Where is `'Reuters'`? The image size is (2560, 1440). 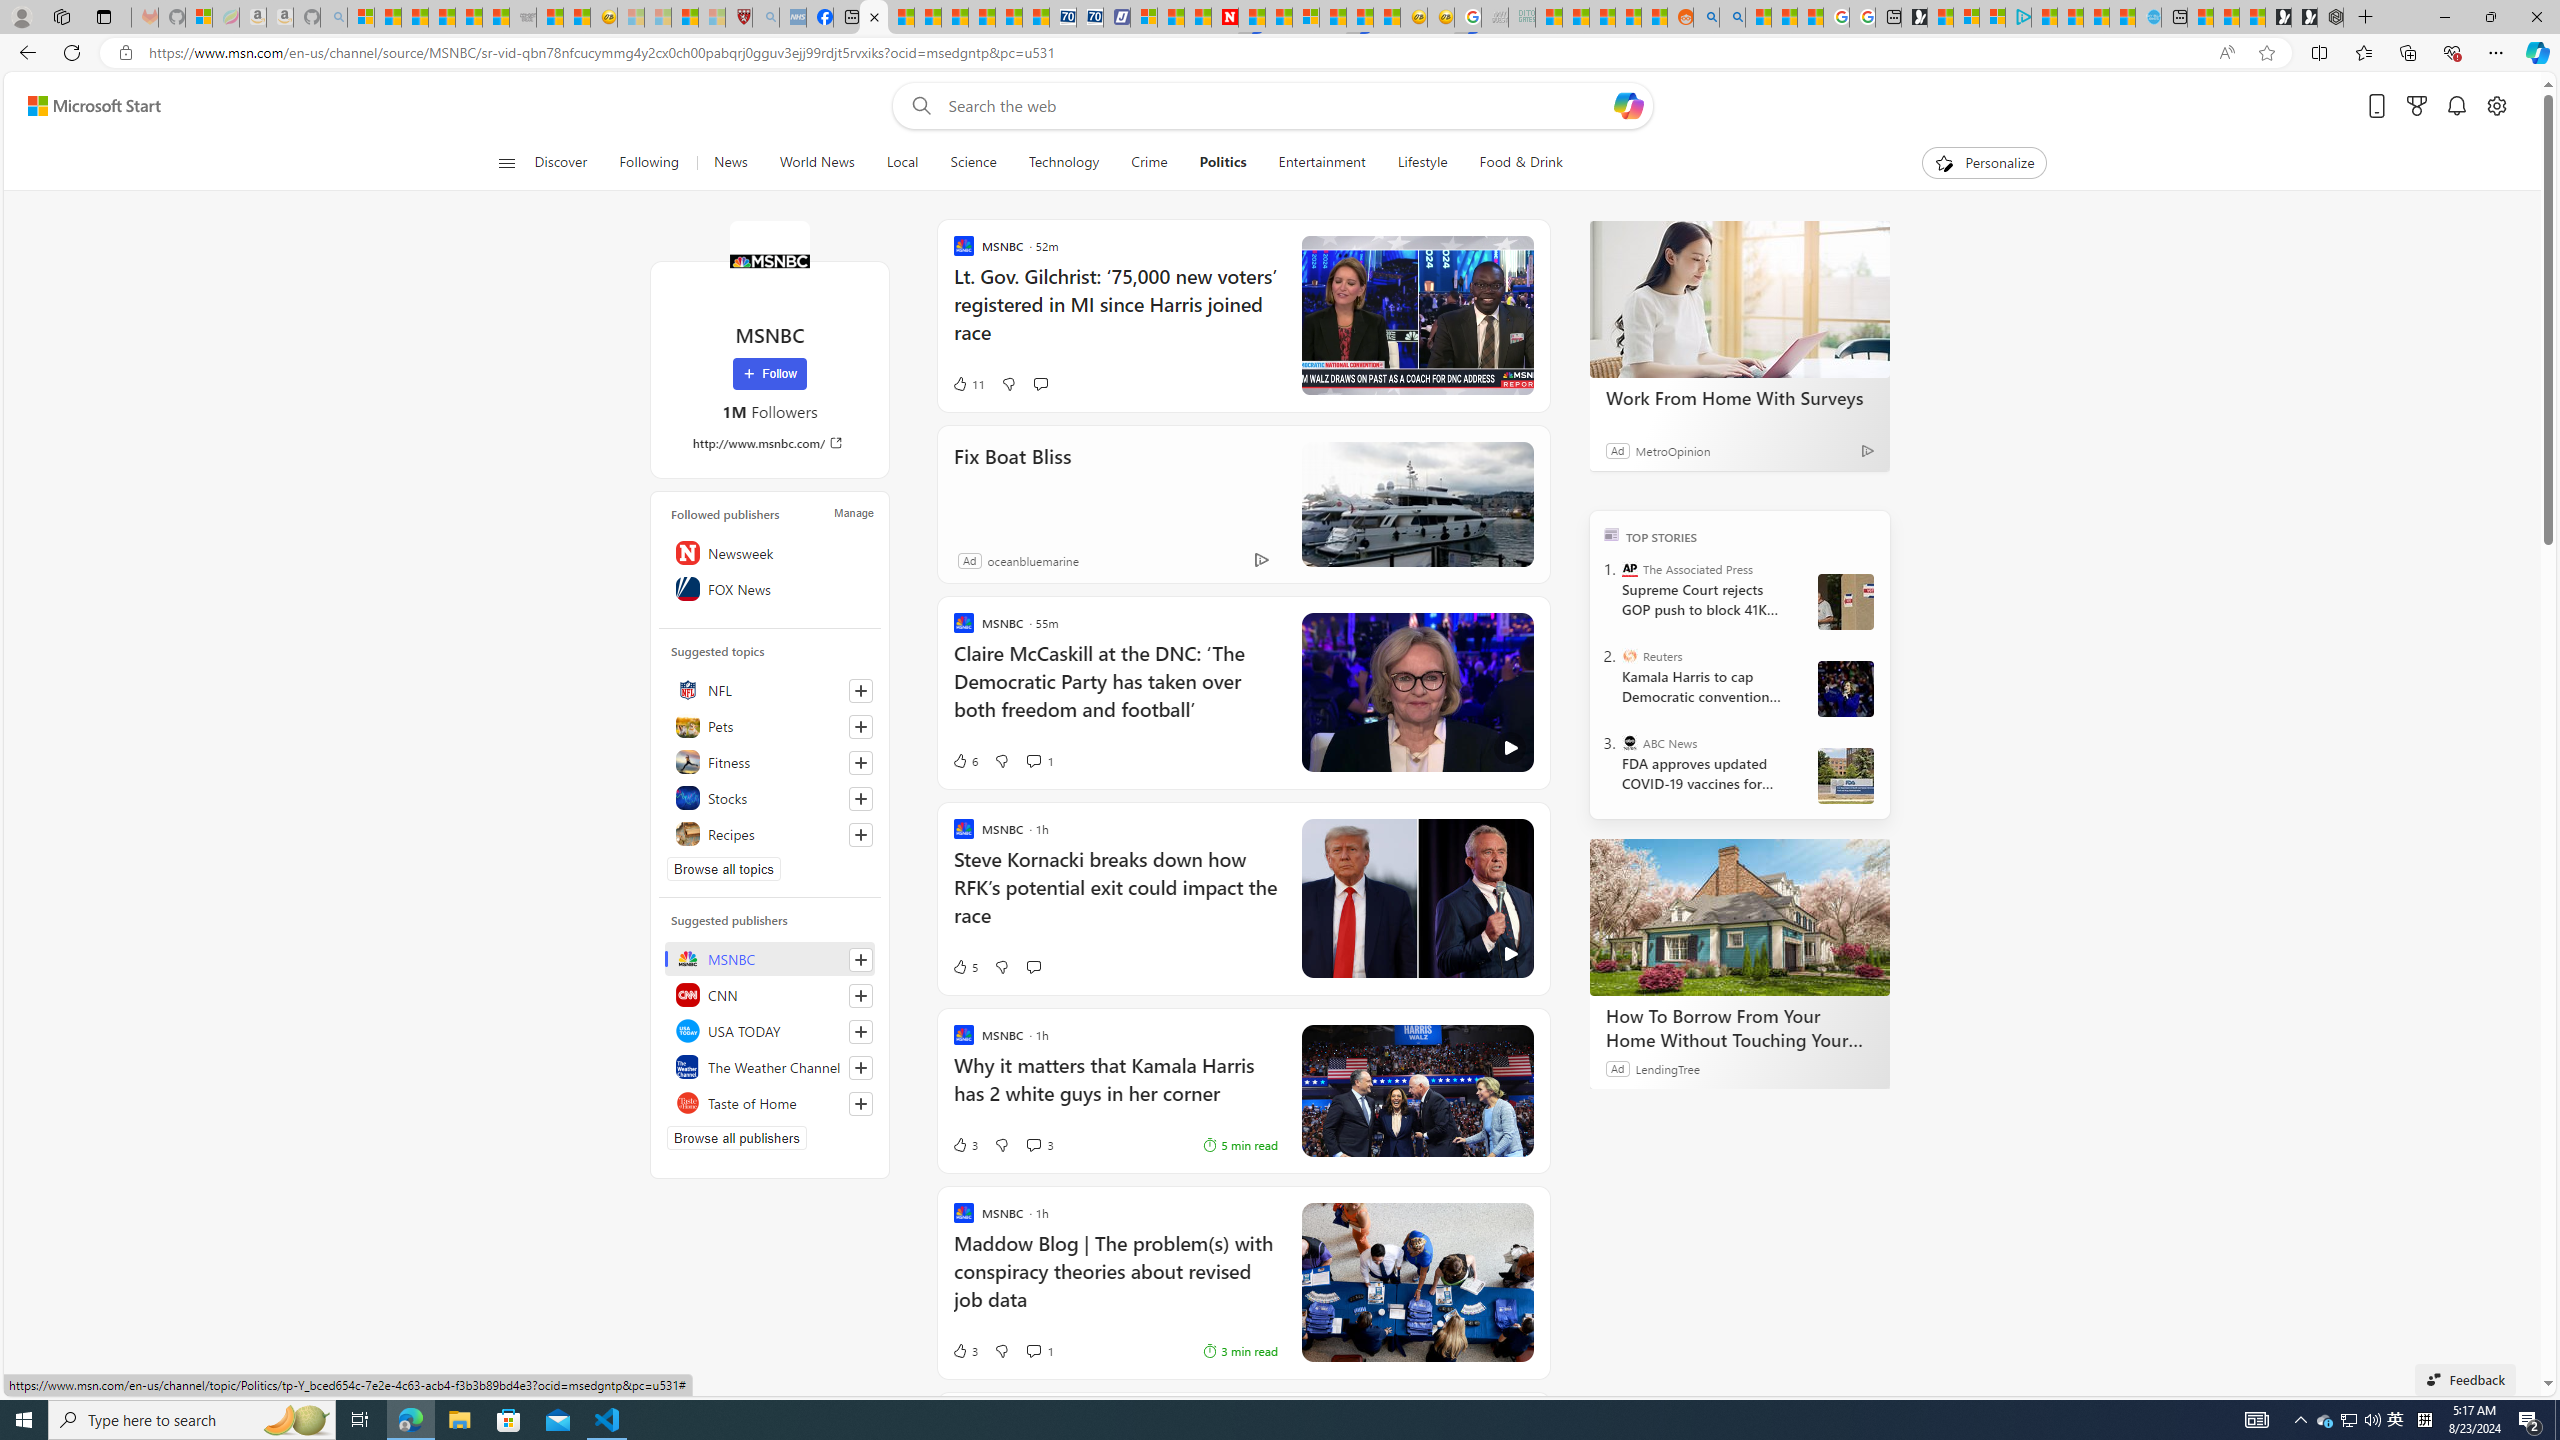 'Reuters' is located at coordinates (1630, 654).